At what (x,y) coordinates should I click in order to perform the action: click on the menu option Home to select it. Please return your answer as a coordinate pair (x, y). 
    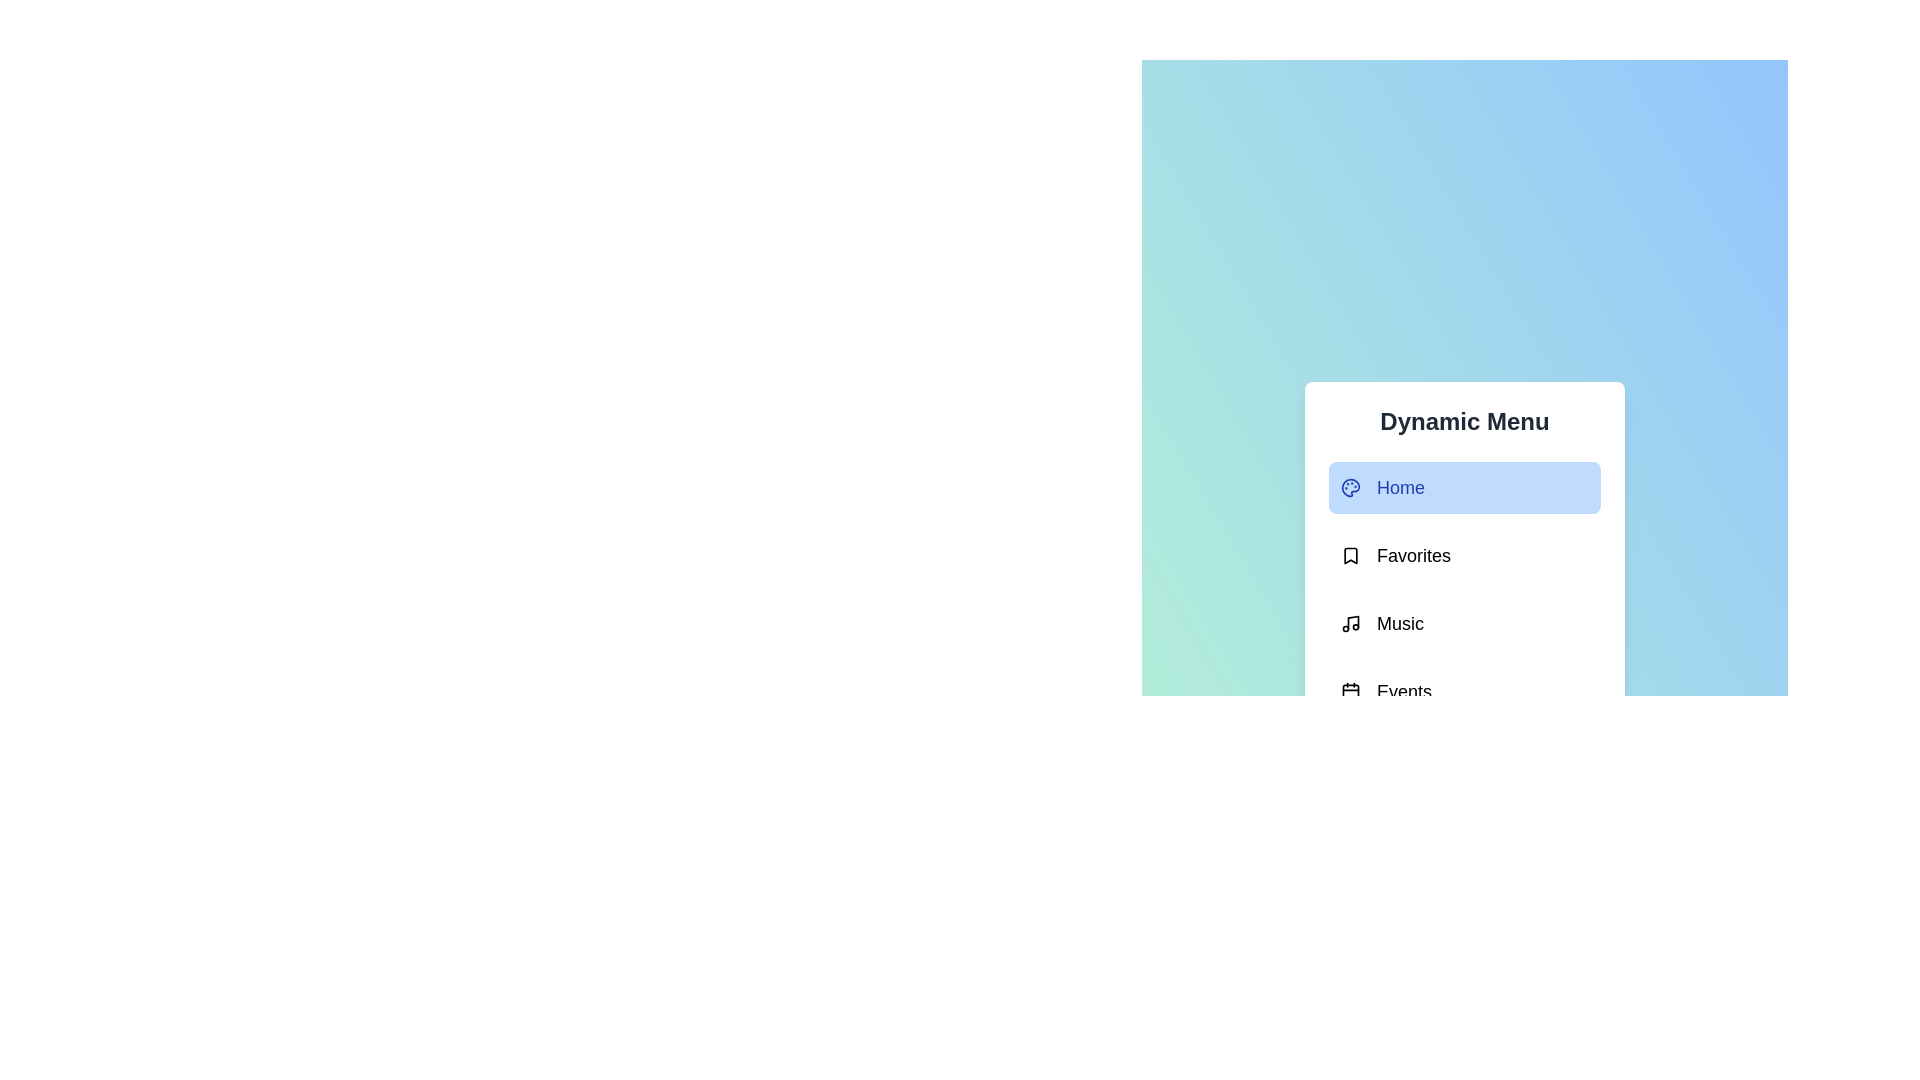
    Looking at the image, I should click on (1464, 488).